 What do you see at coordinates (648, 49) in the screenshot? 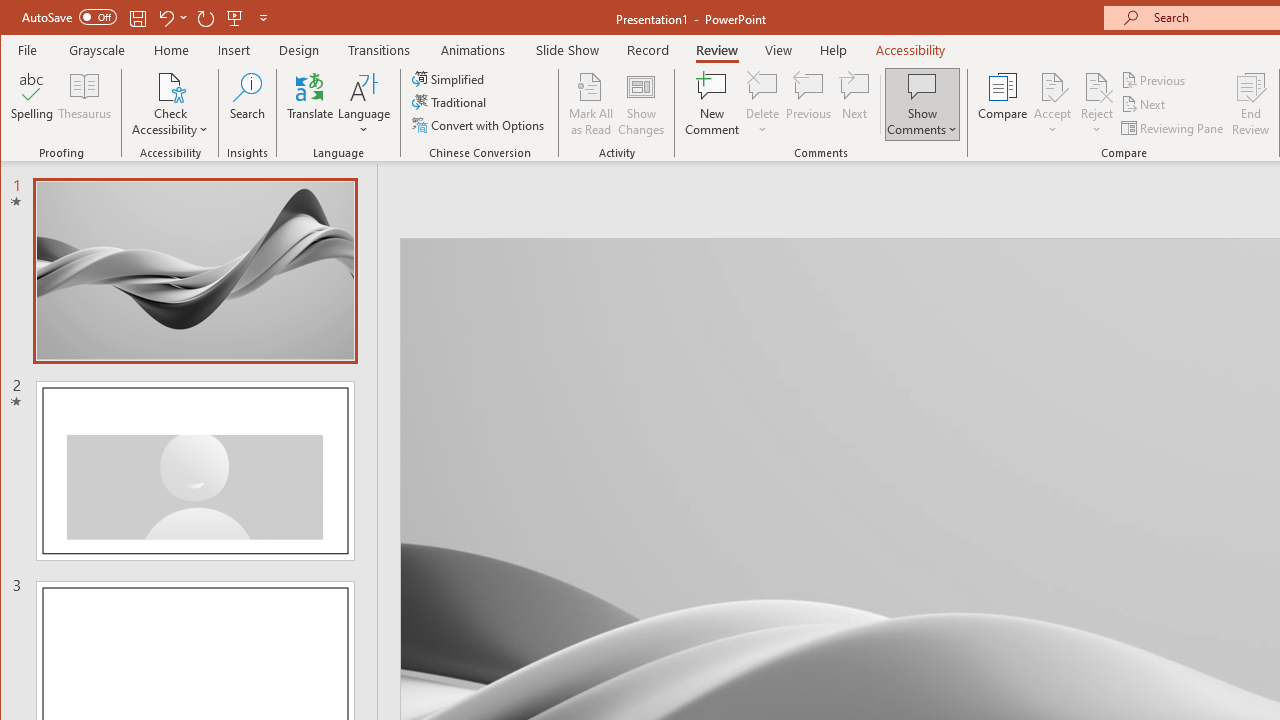
I see `'Record'` at bounding box center [648, 49].